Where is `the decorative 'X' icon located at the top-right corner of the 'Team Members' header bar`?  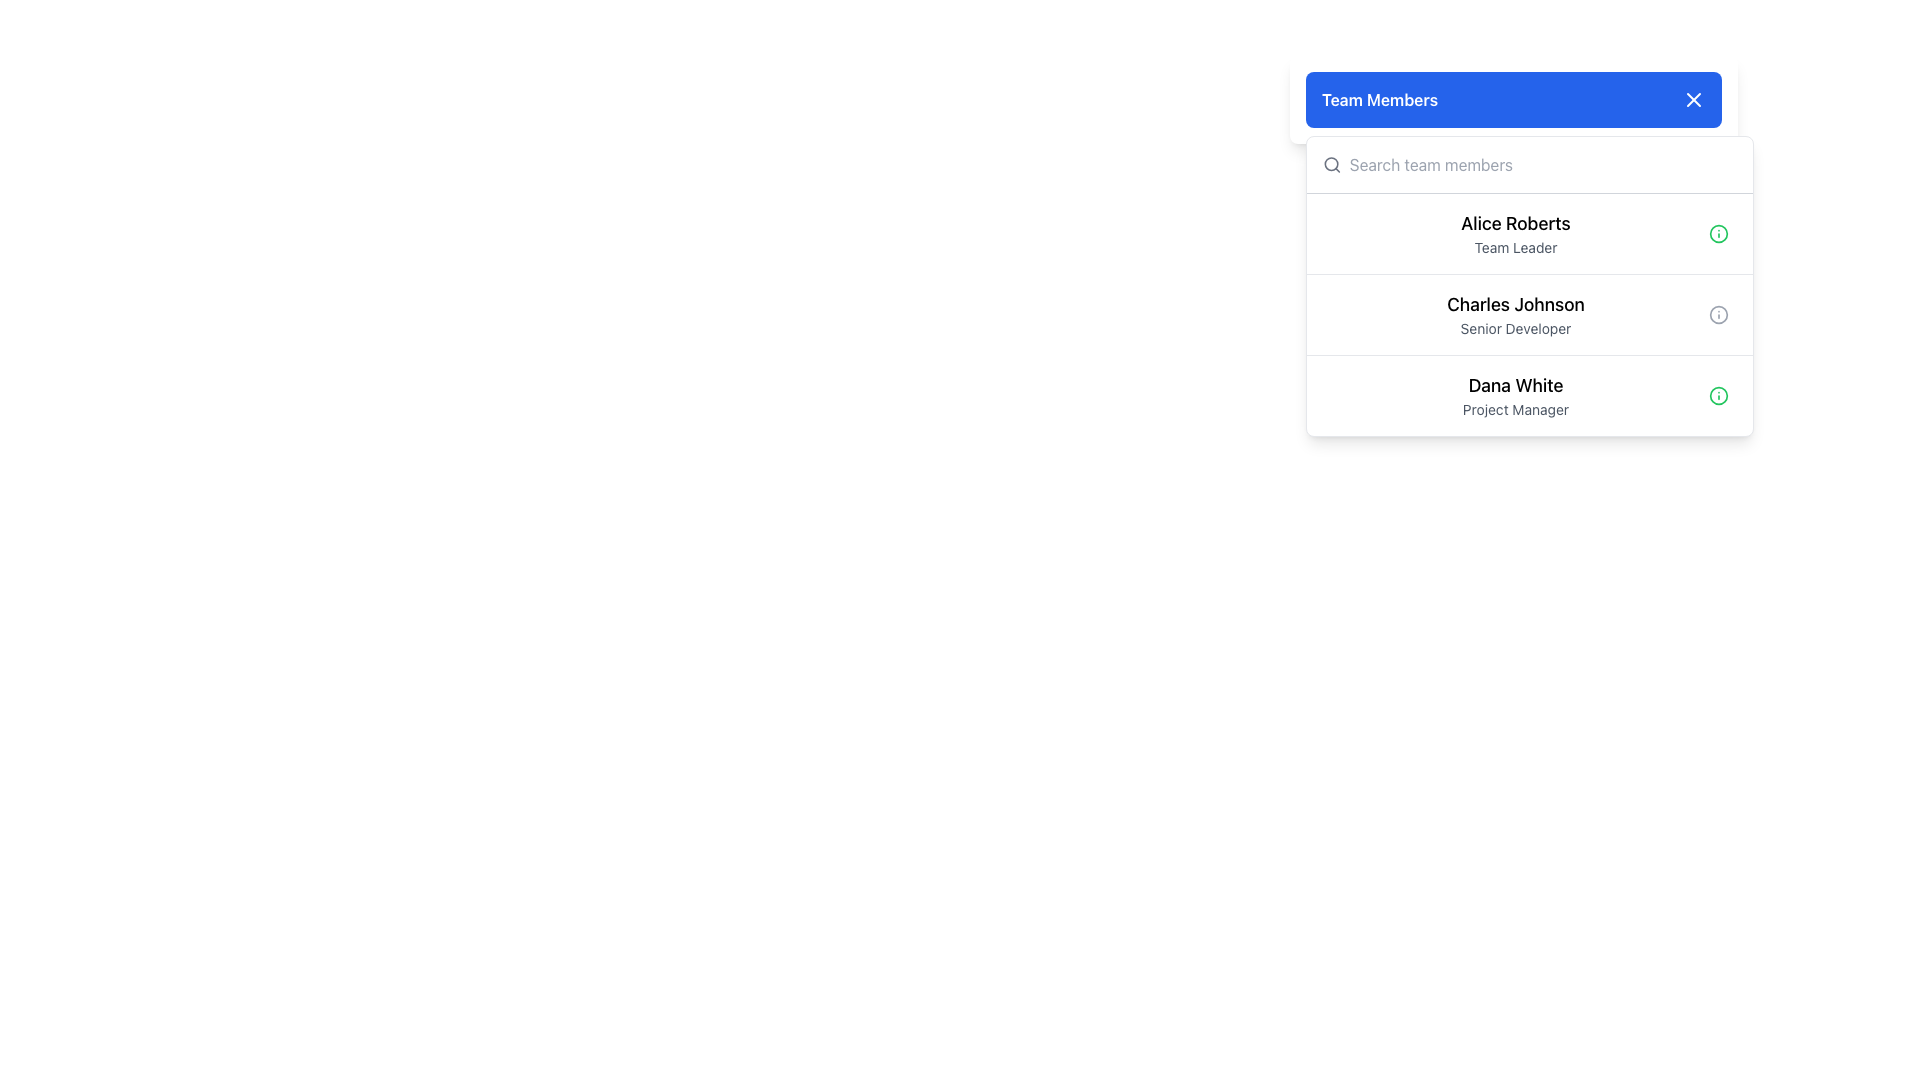 the decorative 'X' icon located at the top-right corner of the 'Team Members' header bar is located at coordinates (1693, 100).